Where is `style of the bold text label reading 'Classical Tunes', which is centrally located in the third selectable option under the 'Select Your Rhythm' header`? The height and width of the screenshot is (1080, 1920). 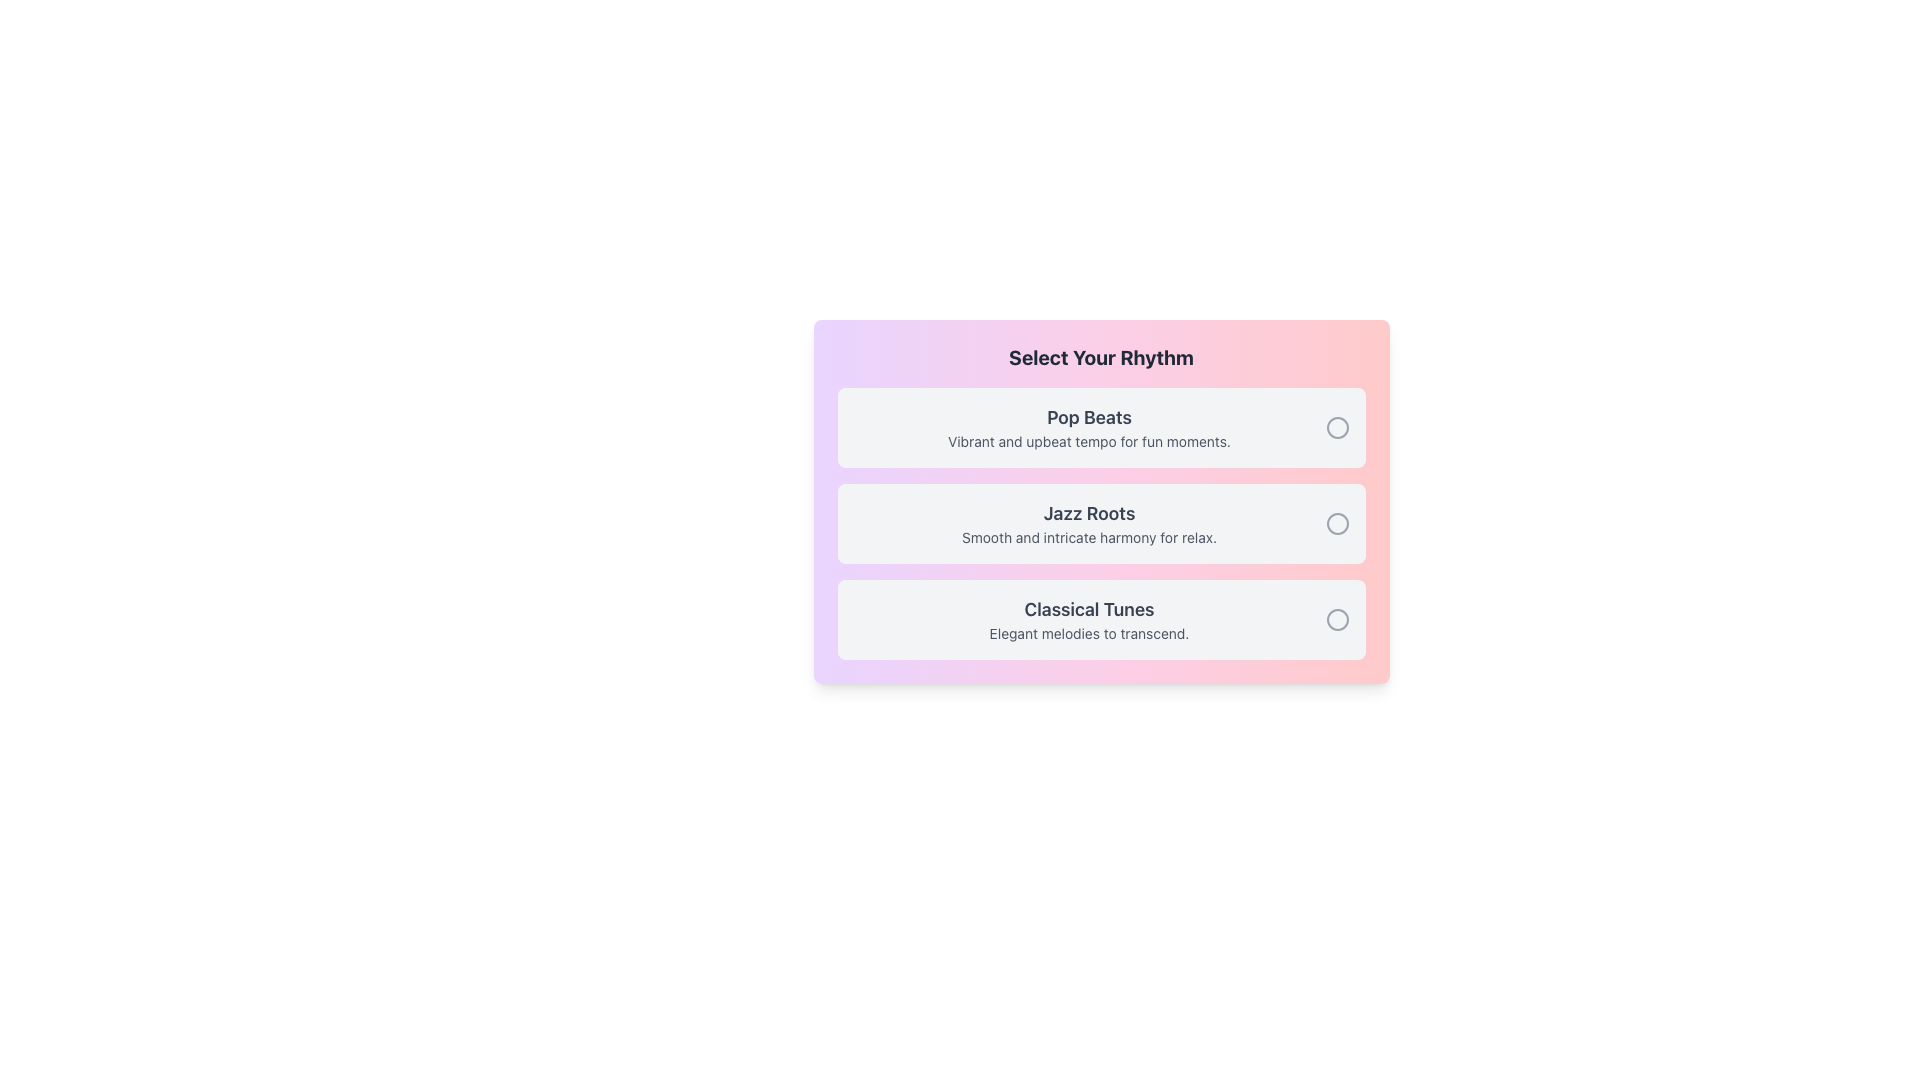
style of the bold text label reading 'Classical Tunes', which is centrally located in the third selectable option under the 'Select Your Rhythm' header is located at coordinates (1088, 608).